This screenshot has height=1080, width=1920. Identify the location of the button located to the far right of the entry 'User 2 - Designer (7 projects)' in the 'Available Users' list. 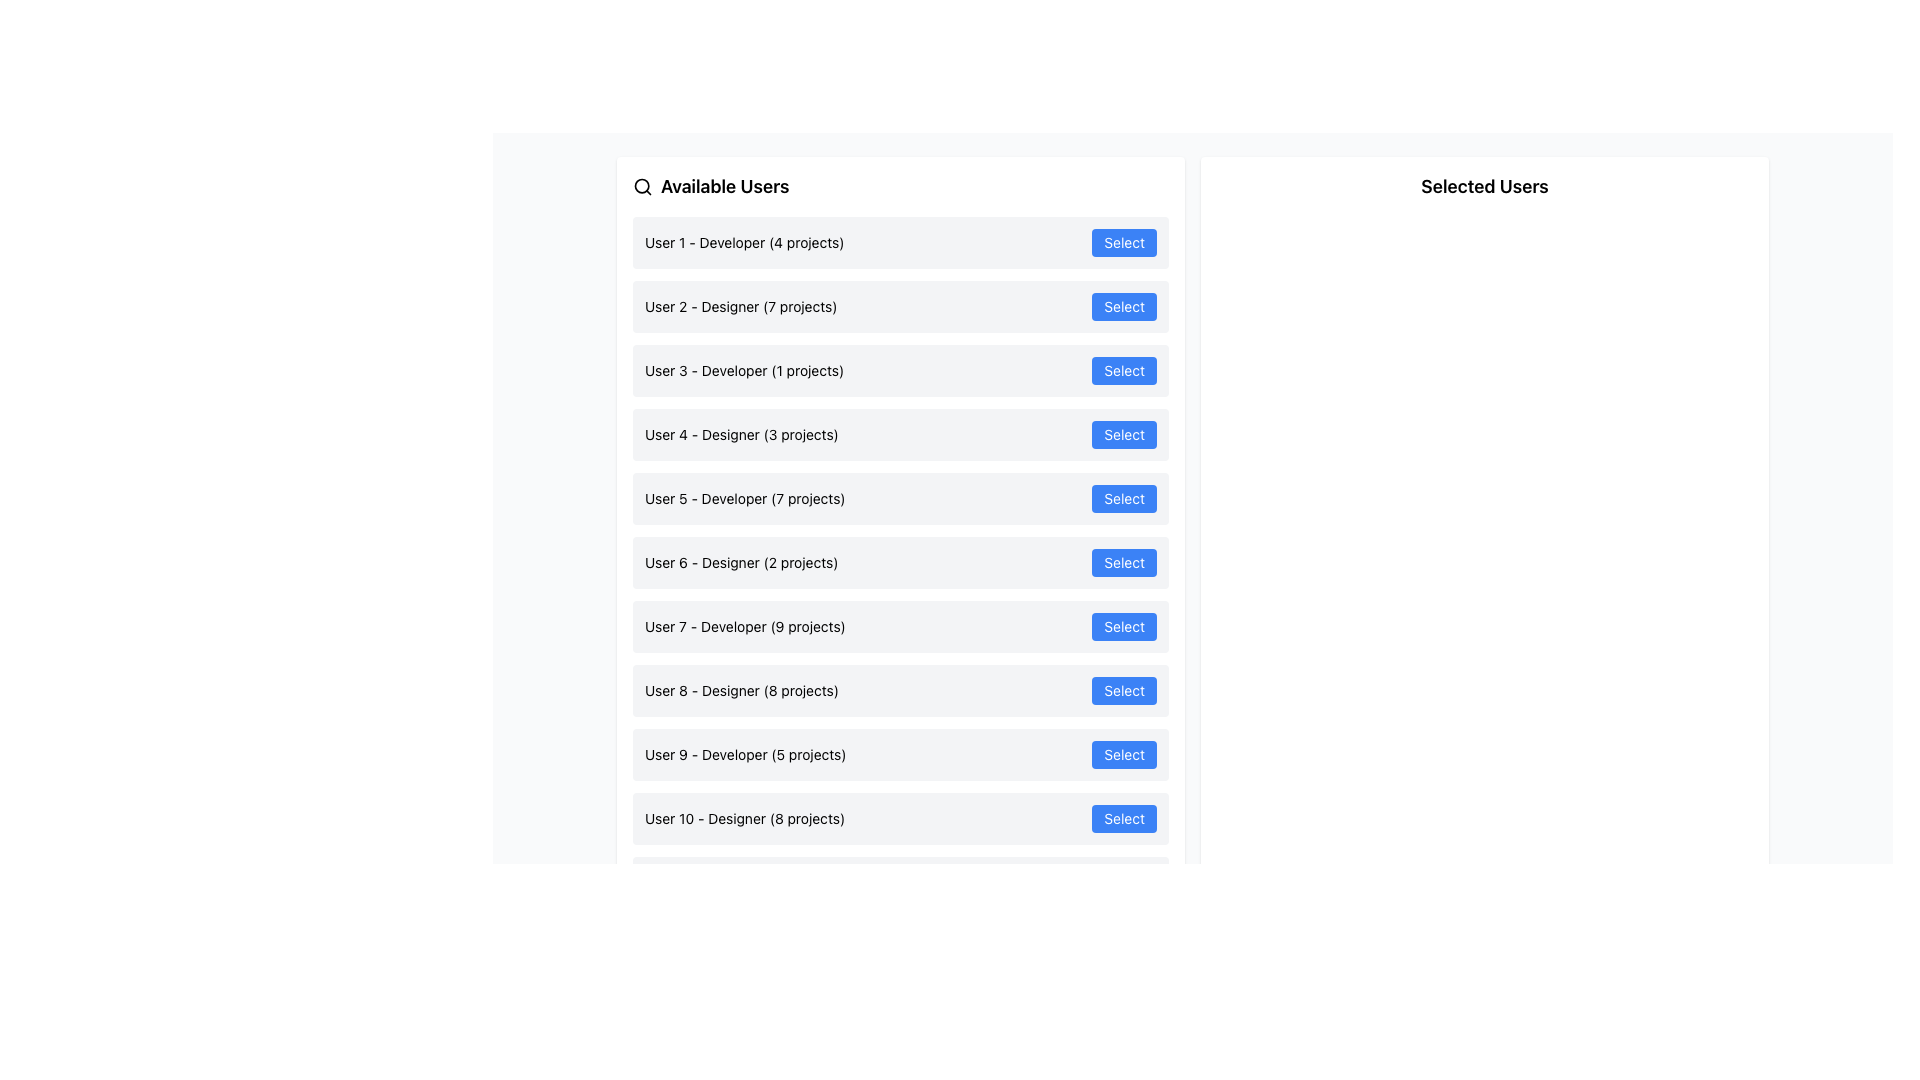
(1124, 307).